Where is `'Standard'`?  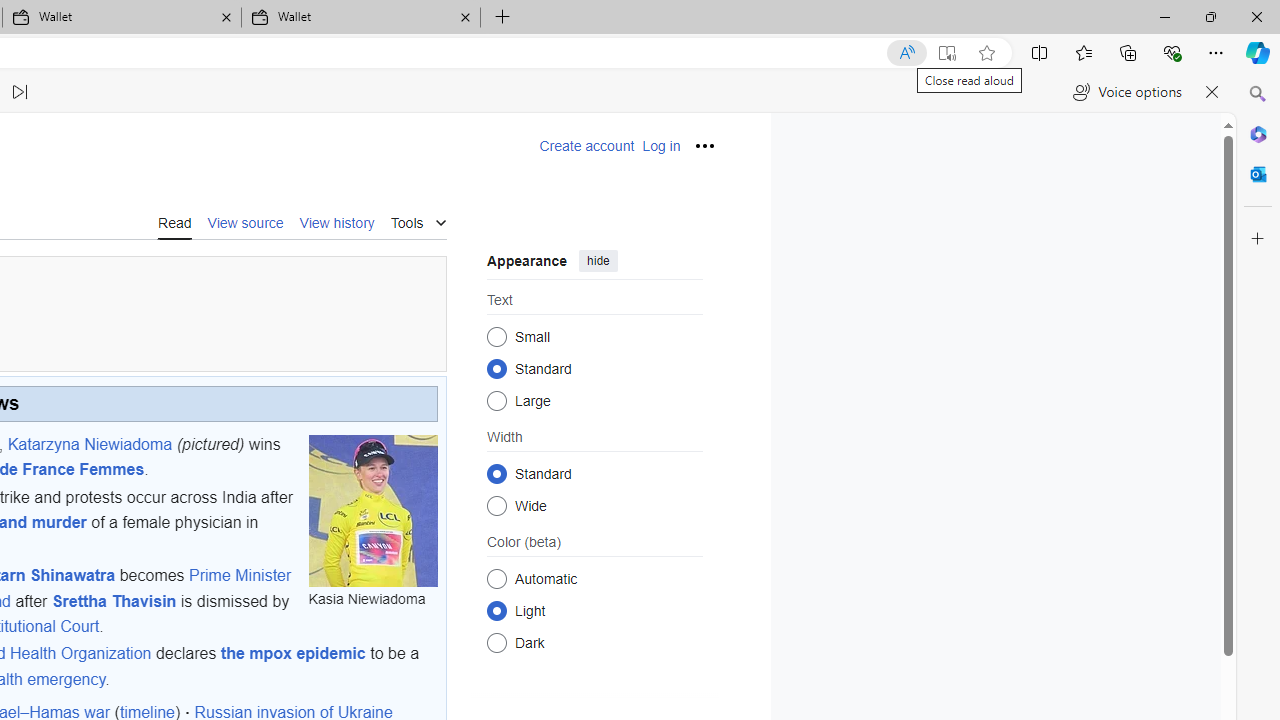
'Standard' is located at coordinates (496, 473).